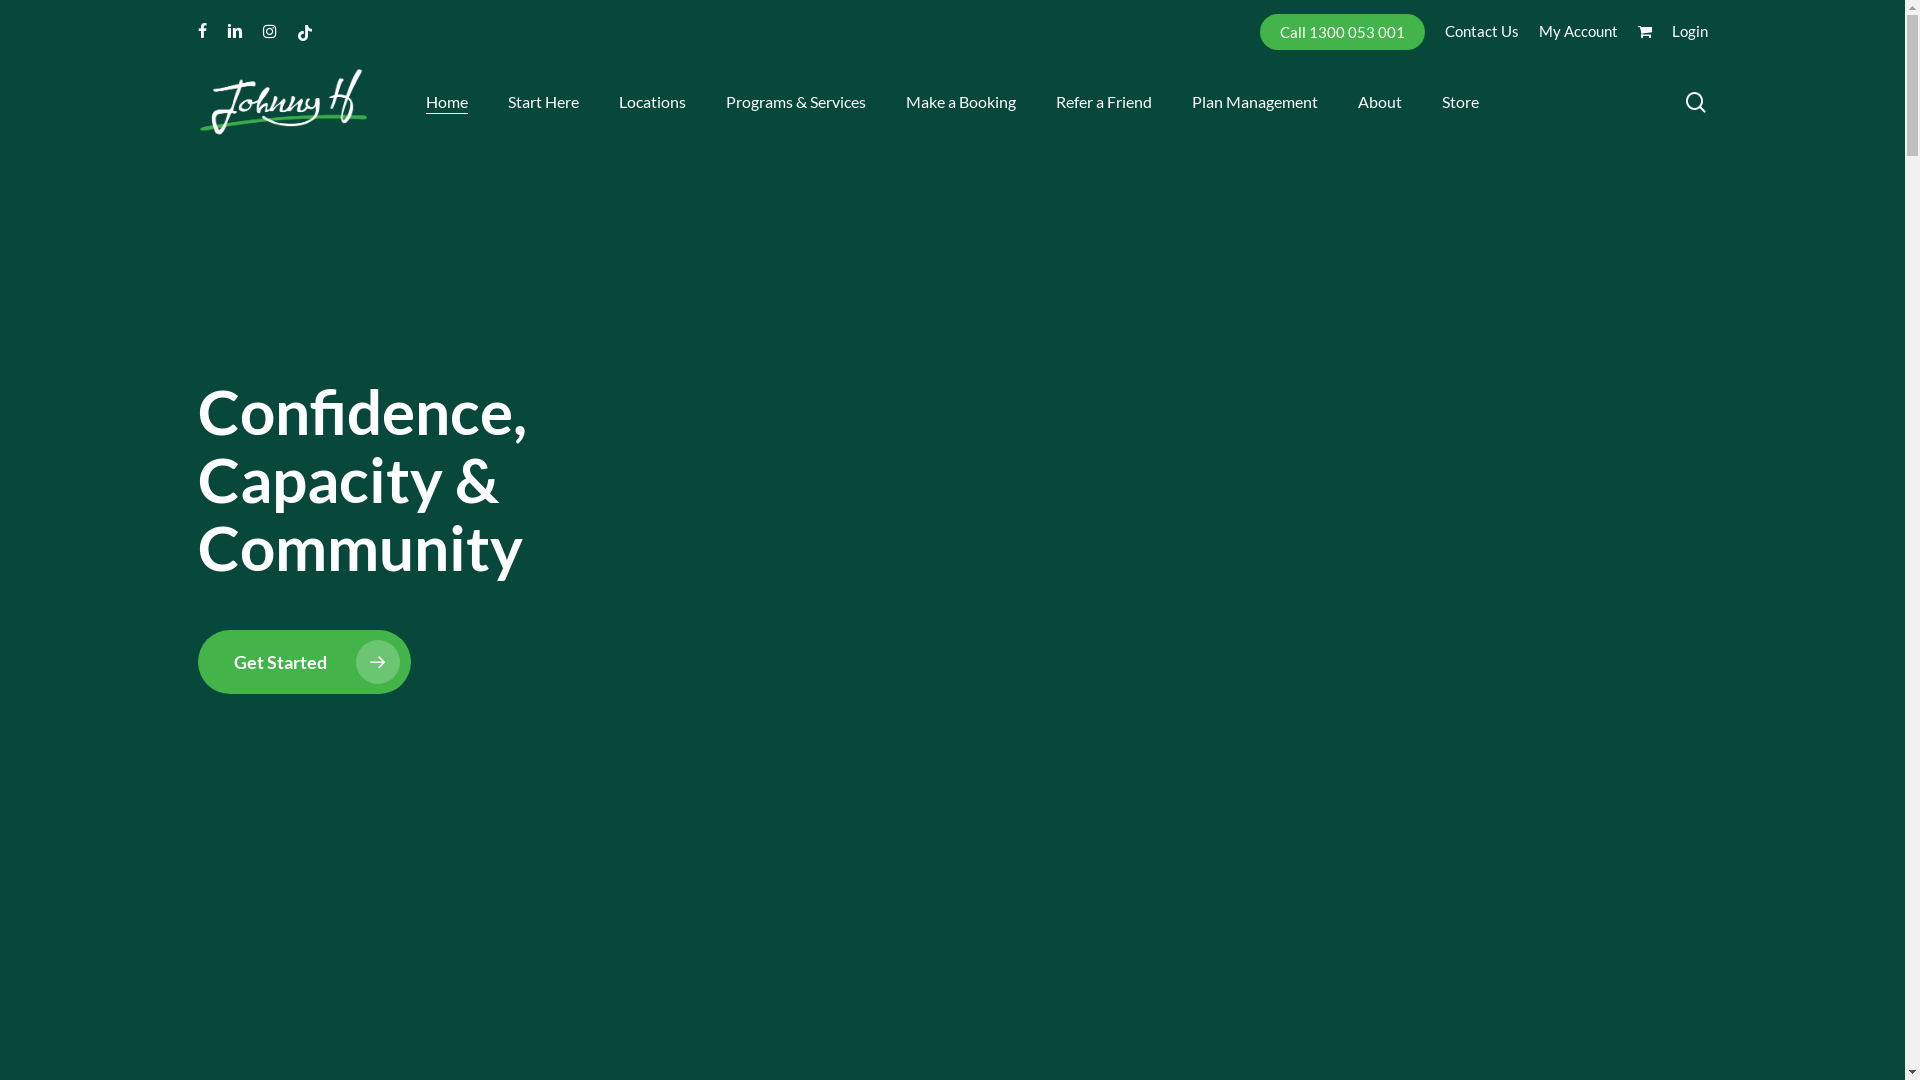 The image size is (1920, 1080). Describe the element at coordinates (302, 30) in the screenshot. I see `'tiktok'` at that location.